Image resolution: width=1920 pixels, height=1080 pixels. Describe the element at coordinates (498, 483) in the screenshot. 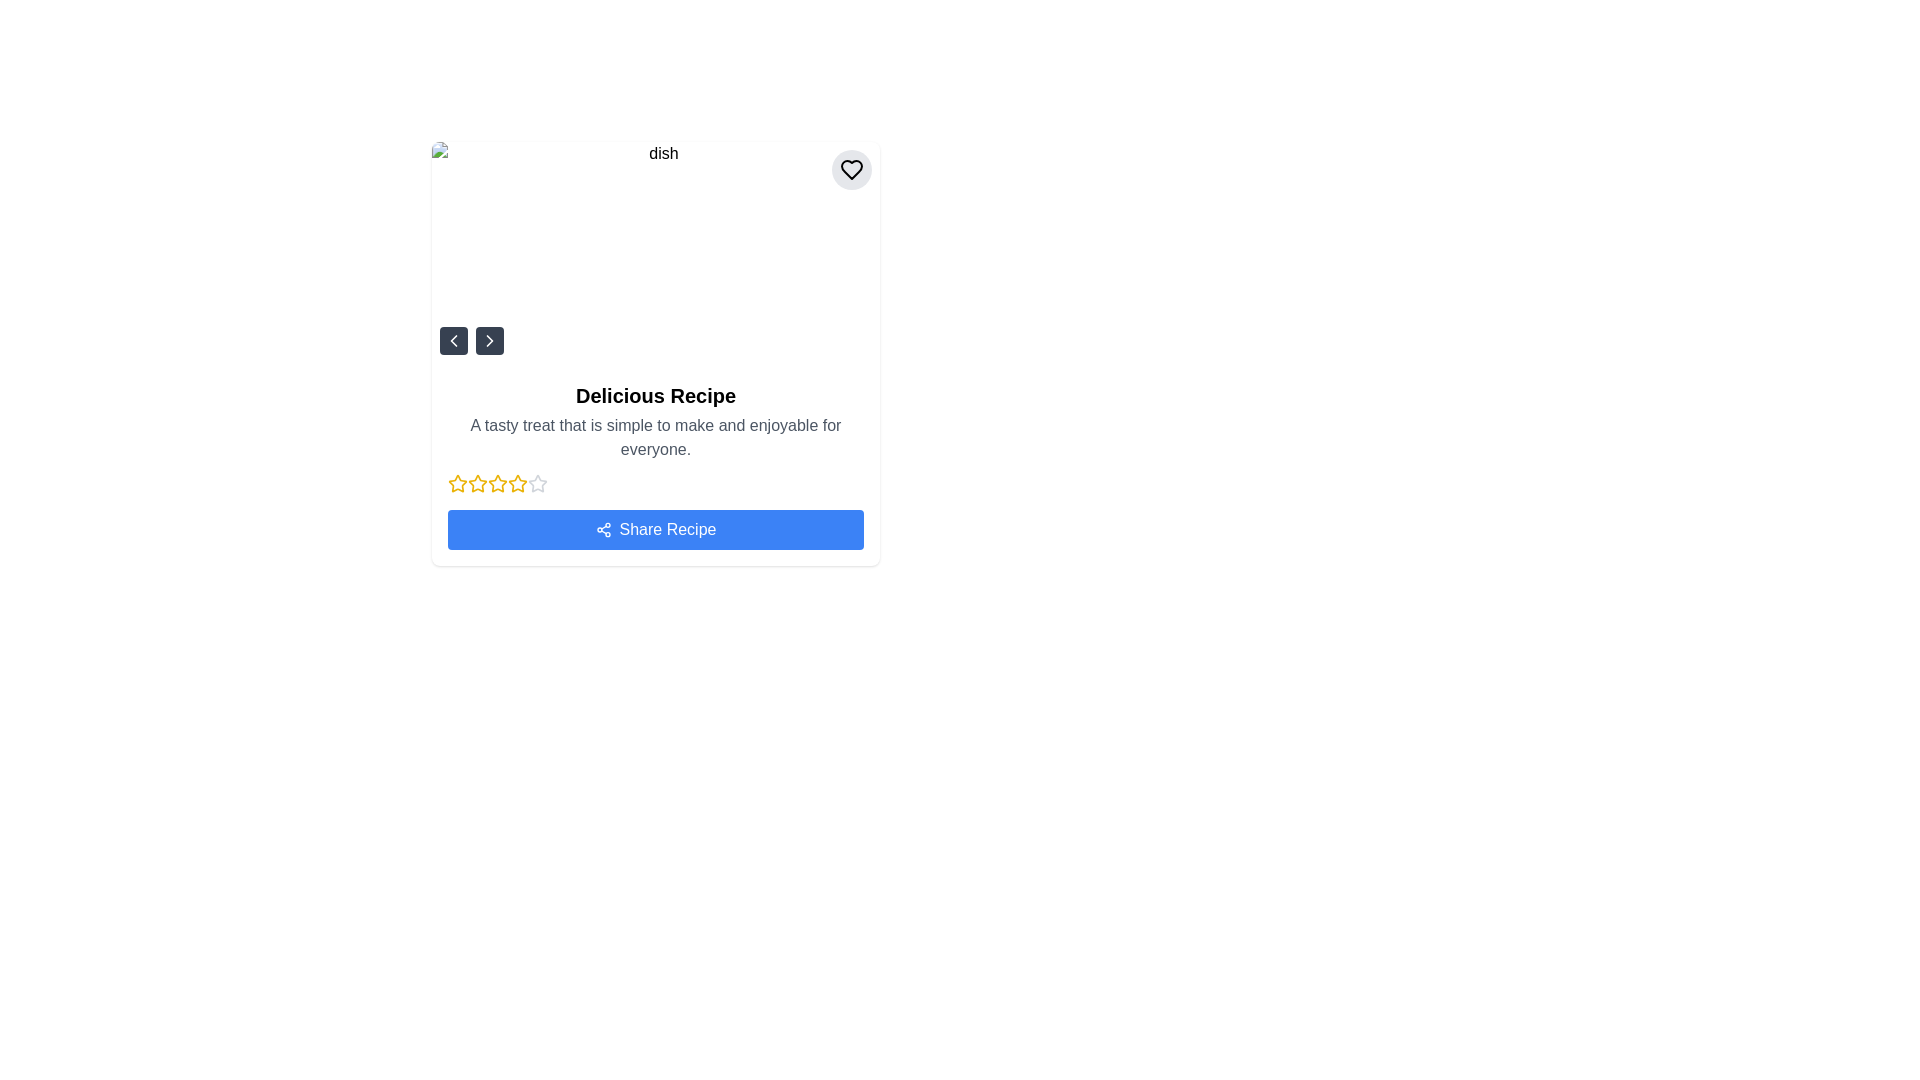

I see `the fourth yellow outlined star icon in the rating system below the recipe description to rate it` at that location.